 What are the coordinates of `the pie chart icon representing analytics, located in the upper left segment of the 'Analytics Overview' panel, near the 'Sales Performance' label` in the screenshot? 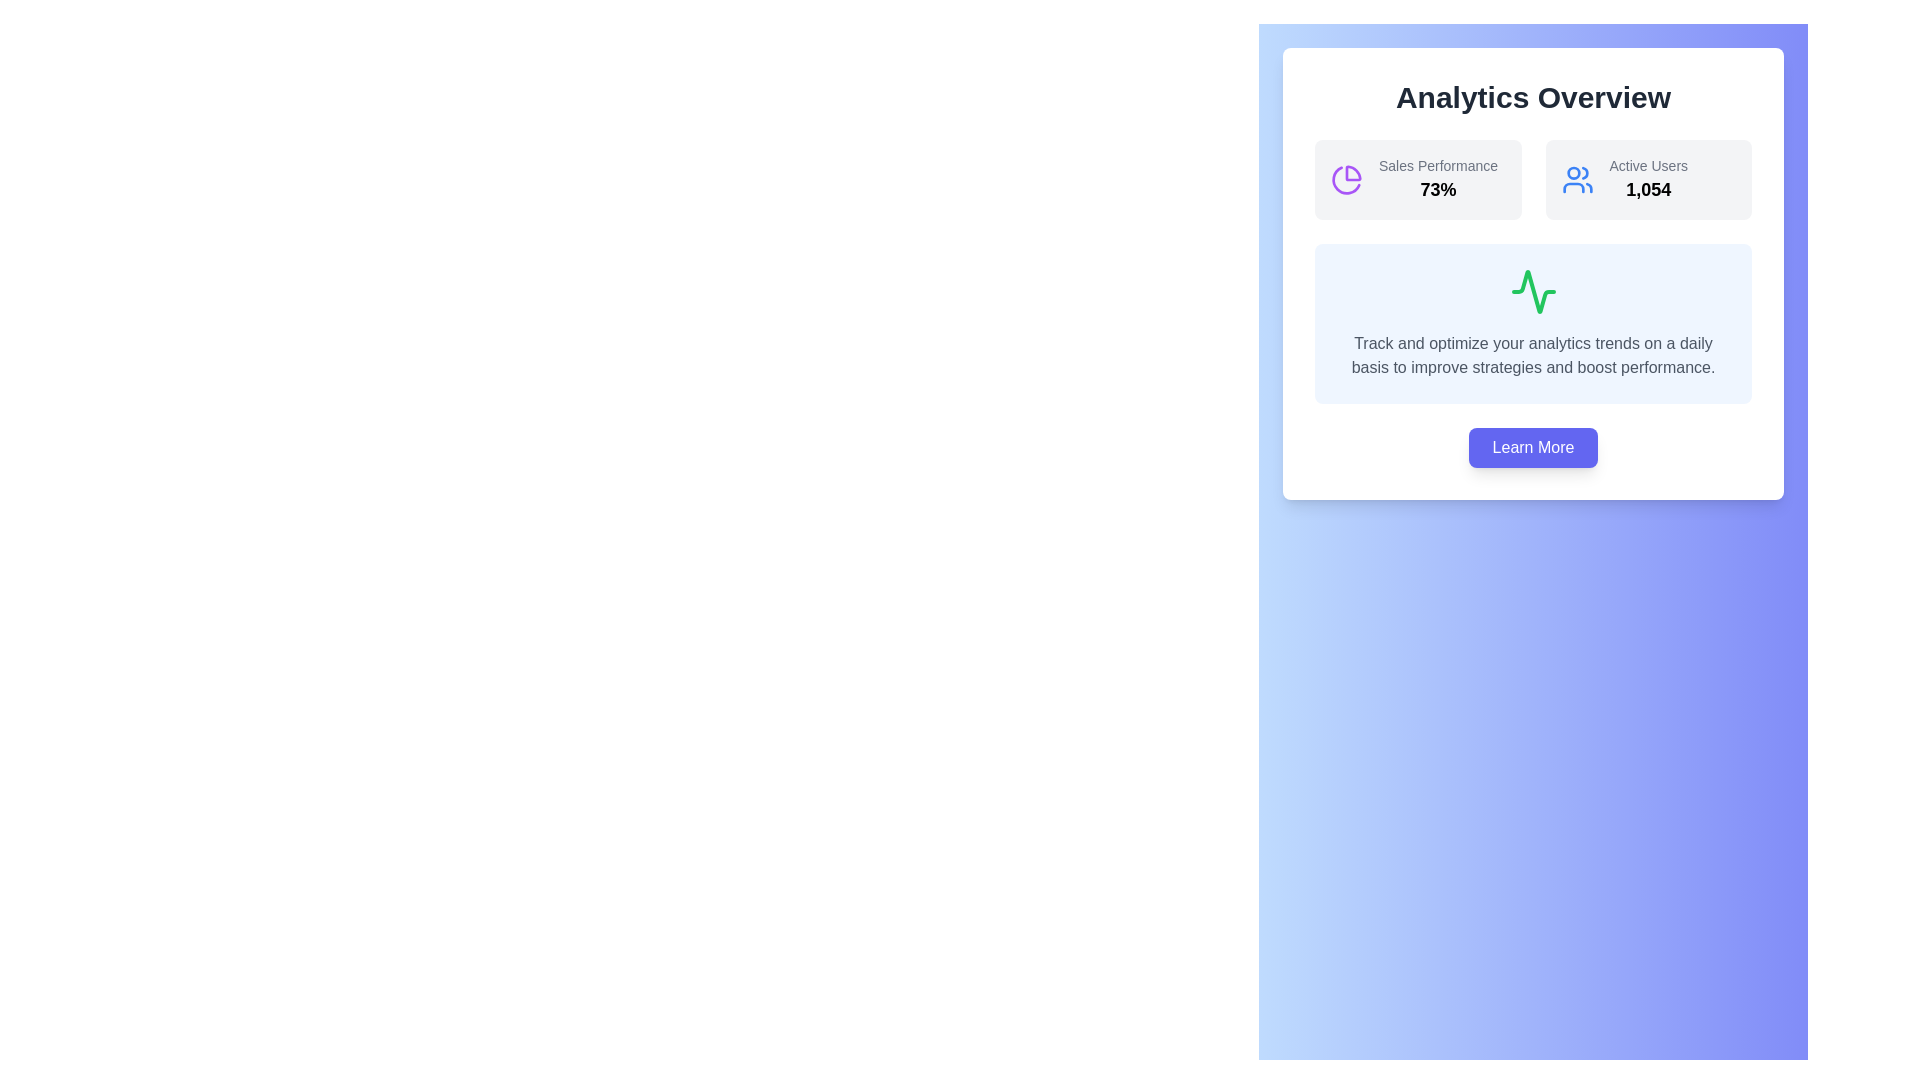 It's located at (1346, 180).